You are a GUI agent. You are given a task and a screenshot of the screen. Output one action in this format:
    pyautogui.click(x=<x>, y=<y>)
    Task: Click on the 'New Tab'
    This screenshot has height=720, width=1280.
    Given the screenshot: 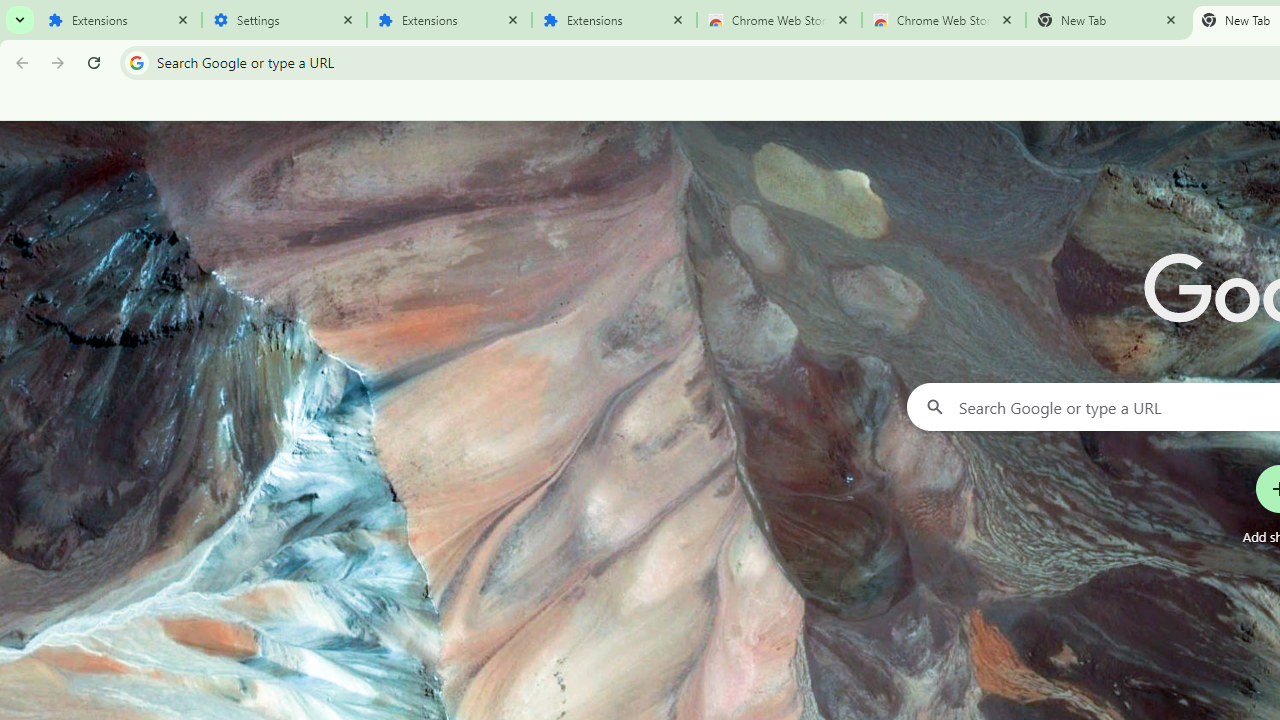 What is the action you would take?
    pyautogui.click(x=1107, y=20)
    